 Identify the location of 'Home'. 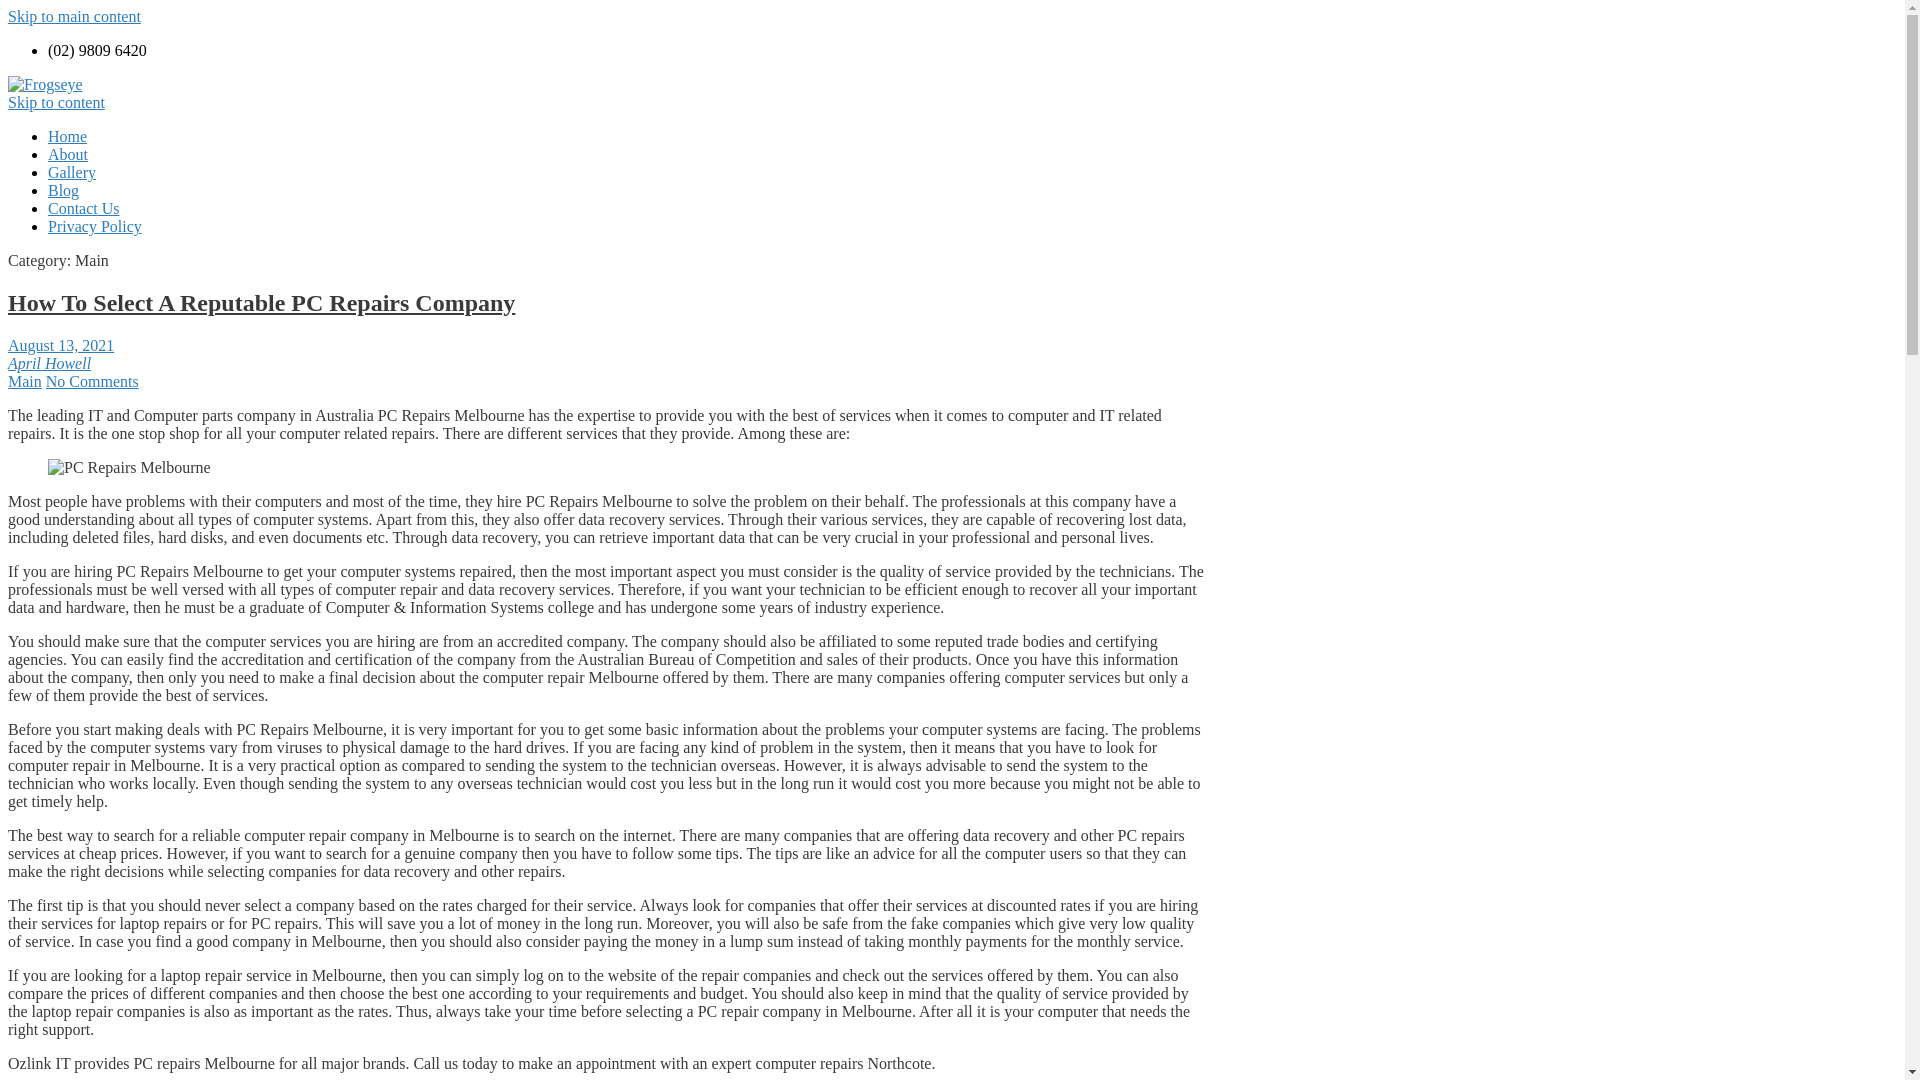
(67, 135).